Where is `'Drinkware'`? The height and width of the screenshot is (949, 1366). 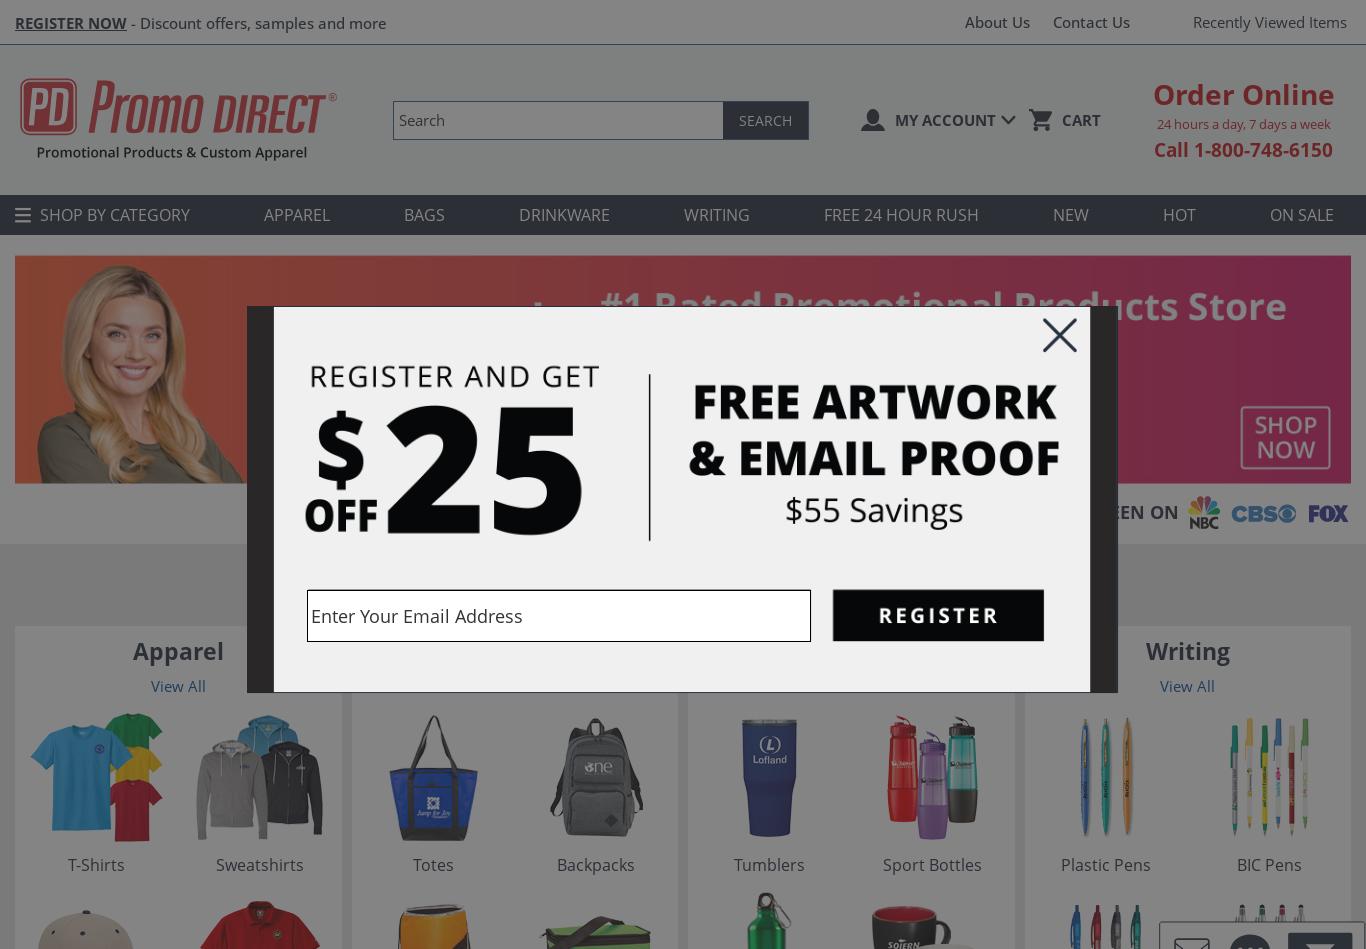 'Drinkware' is located at coordinates (849, 651).